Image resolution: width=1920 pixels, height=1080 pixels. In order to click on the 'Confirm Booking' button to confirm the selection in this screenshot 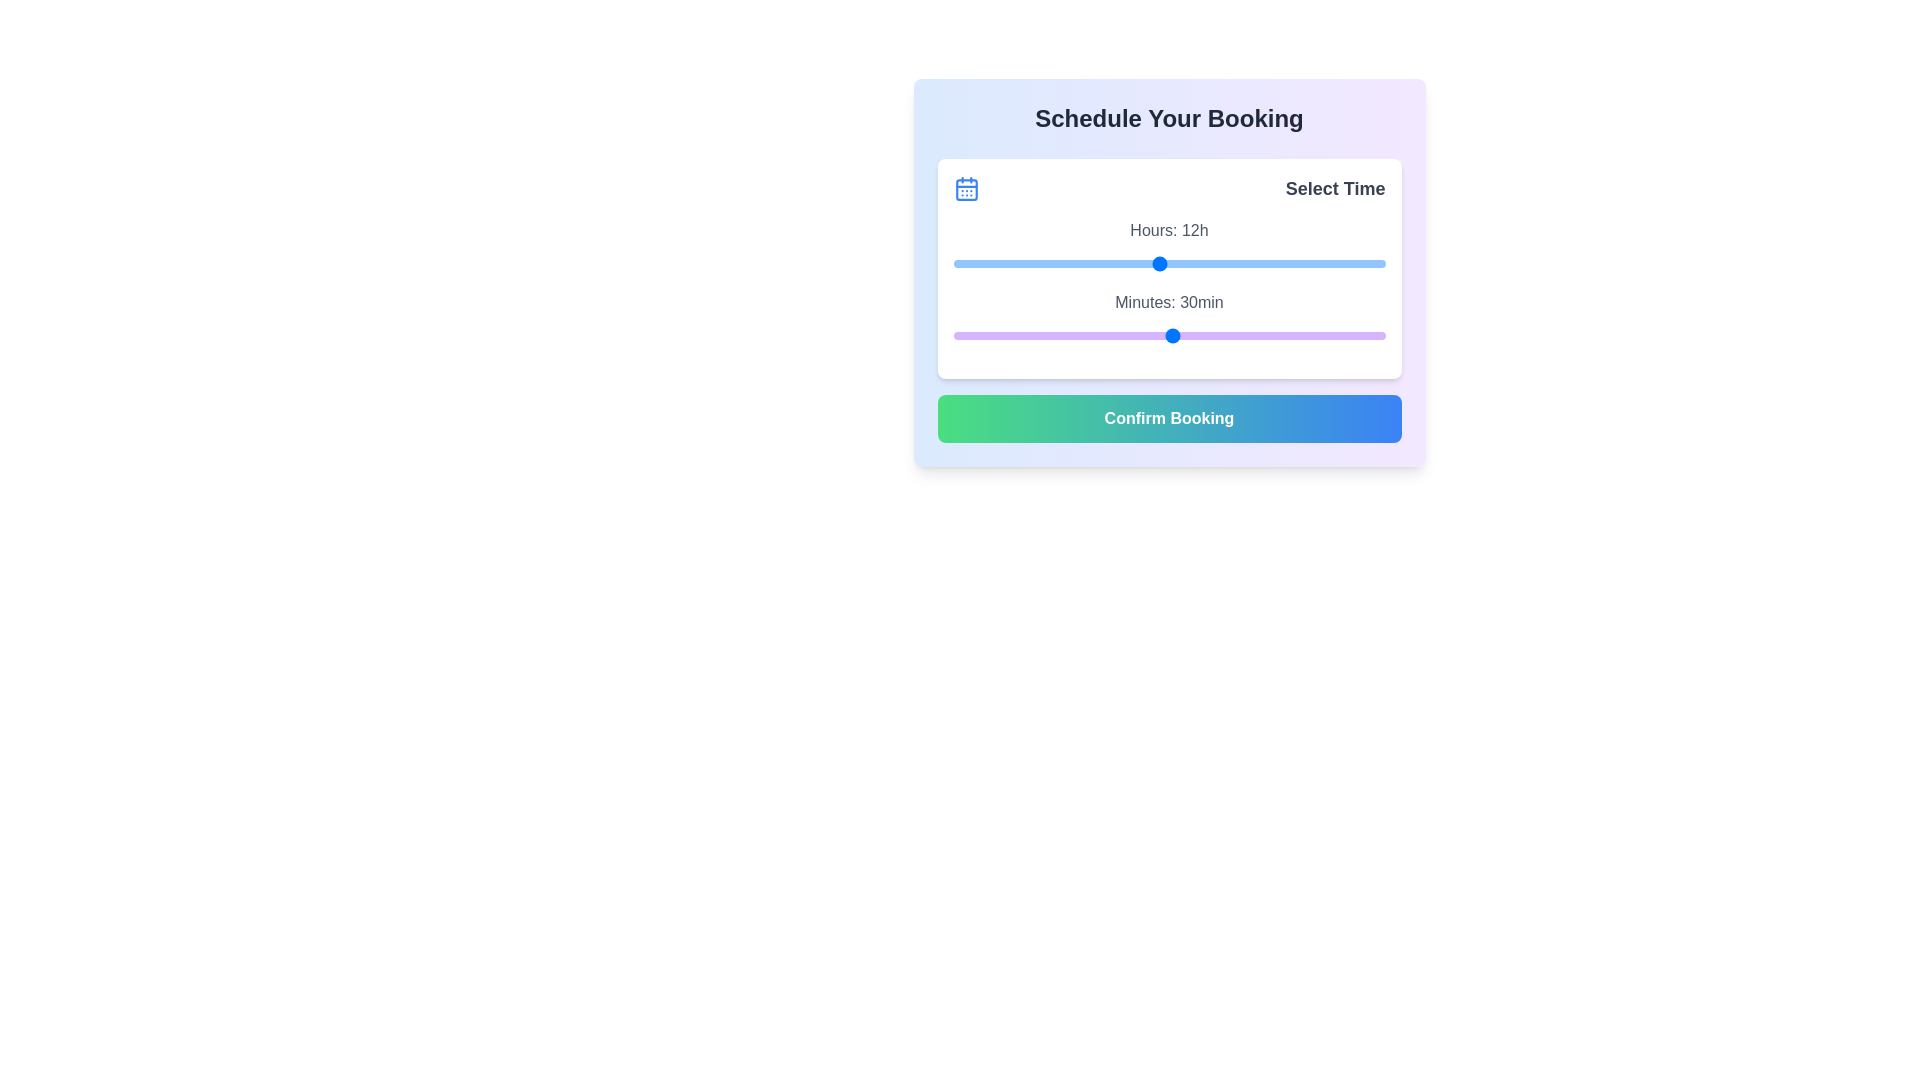, I will do `click(1169, 418)`.